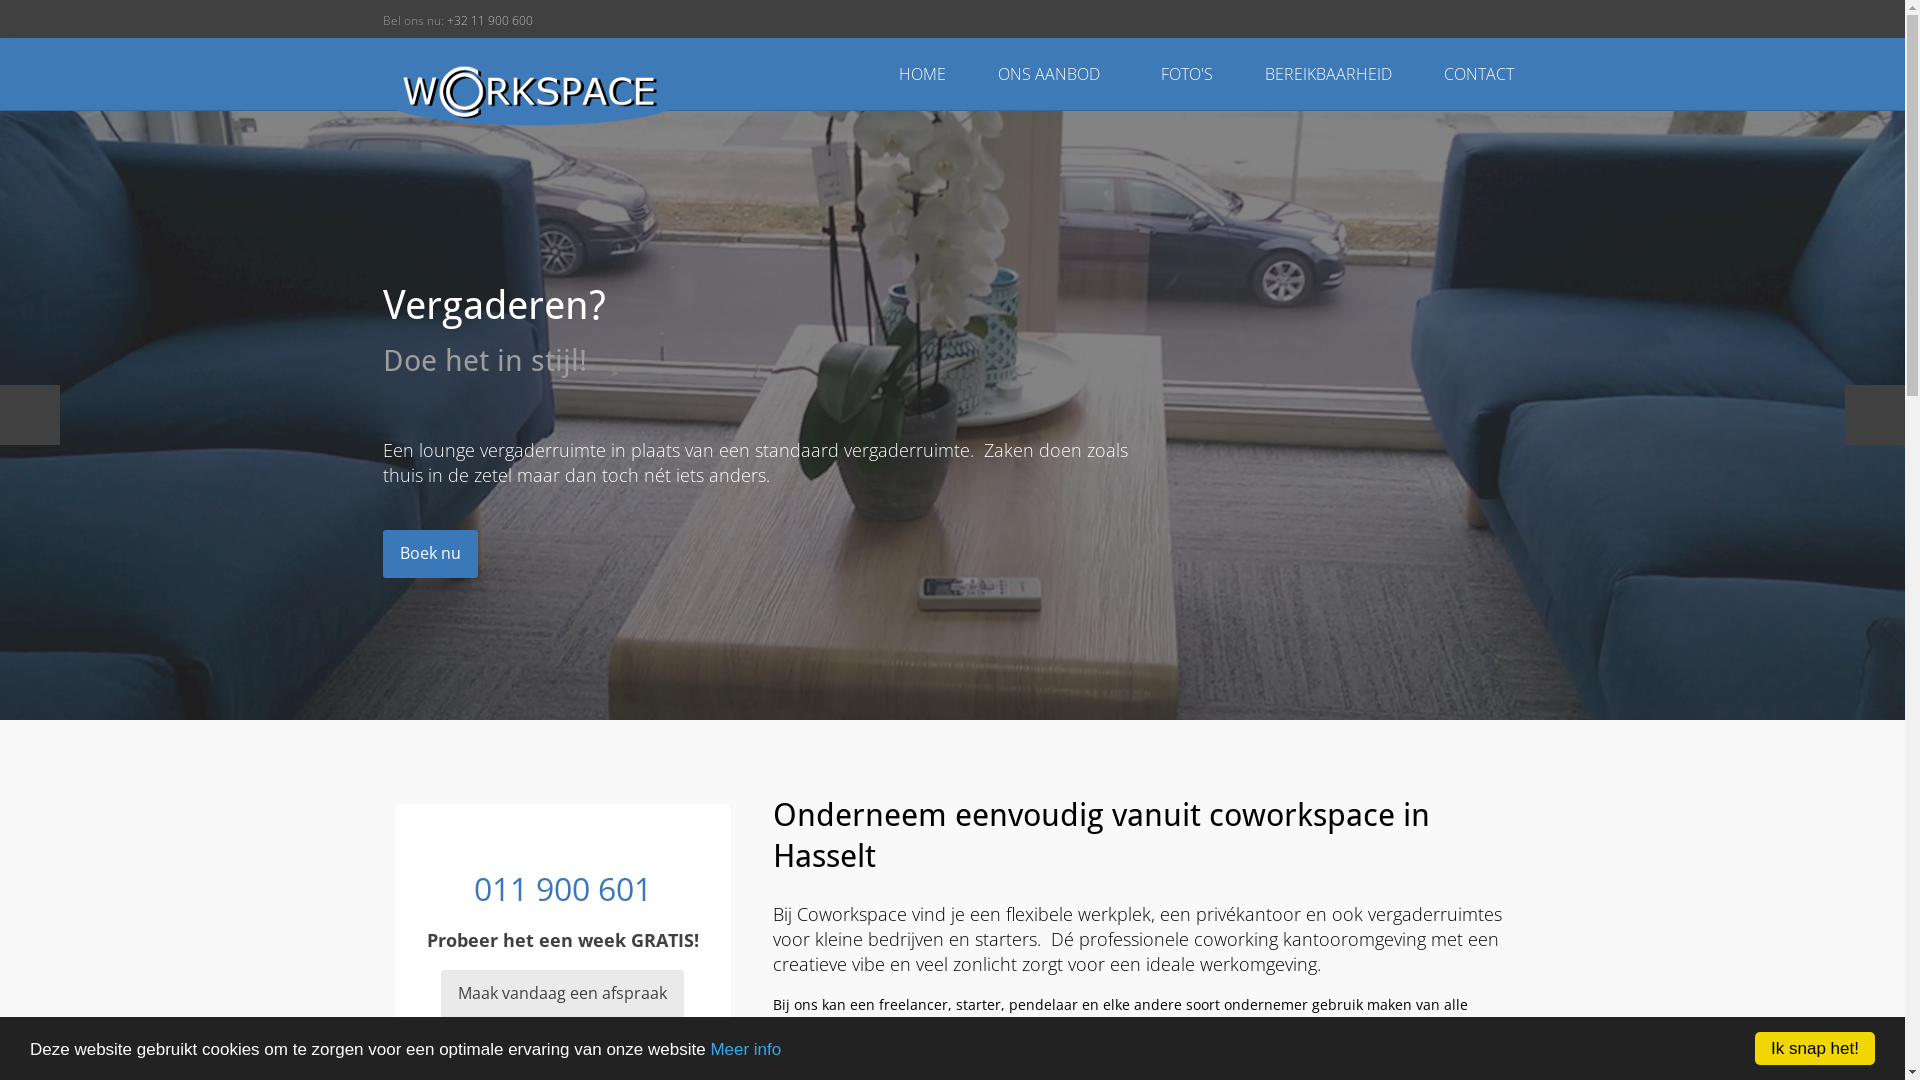 Image resolution: width=1920 pixels, height=1080 pixels. Describe the element at coordinates (1814, 1047) in the screenshot. I see `'Ik snap het!'` at that location.